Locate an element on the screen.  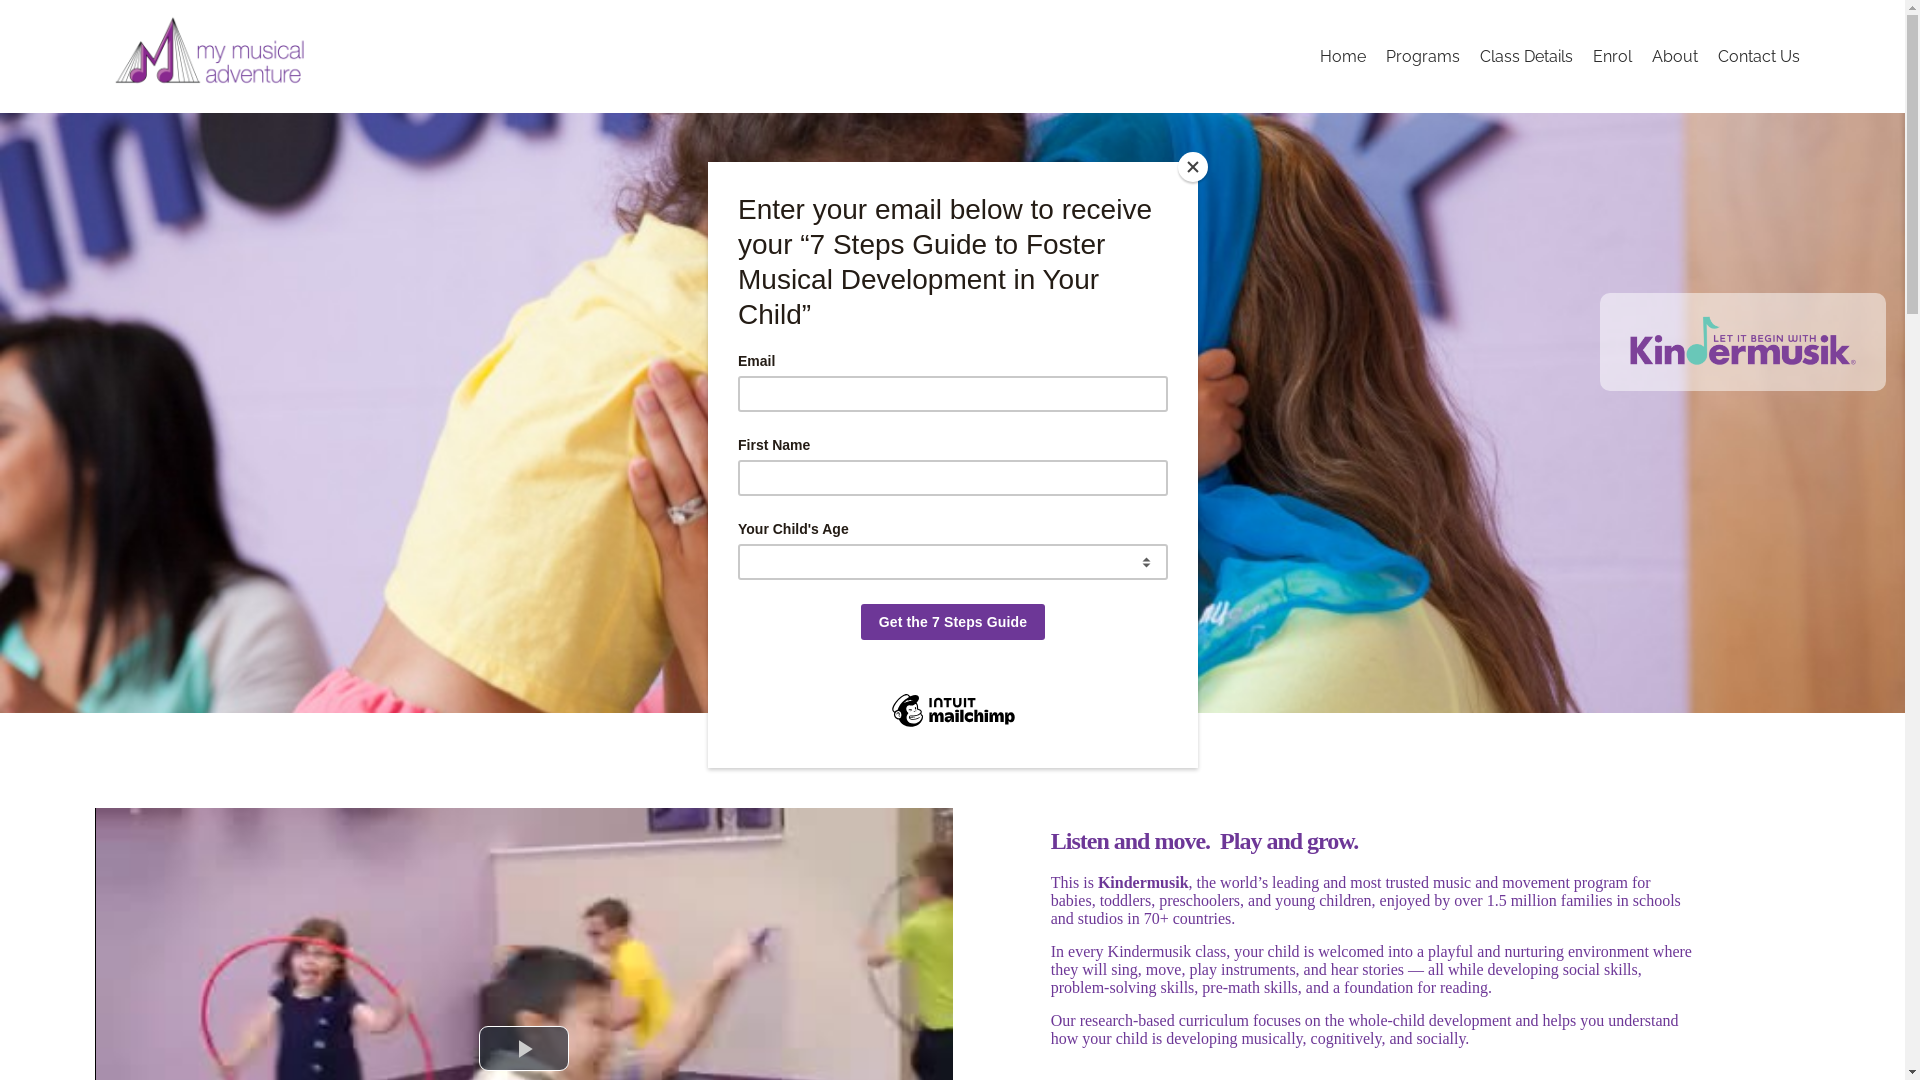
'Programs' is located at coordinates (1421, 55).